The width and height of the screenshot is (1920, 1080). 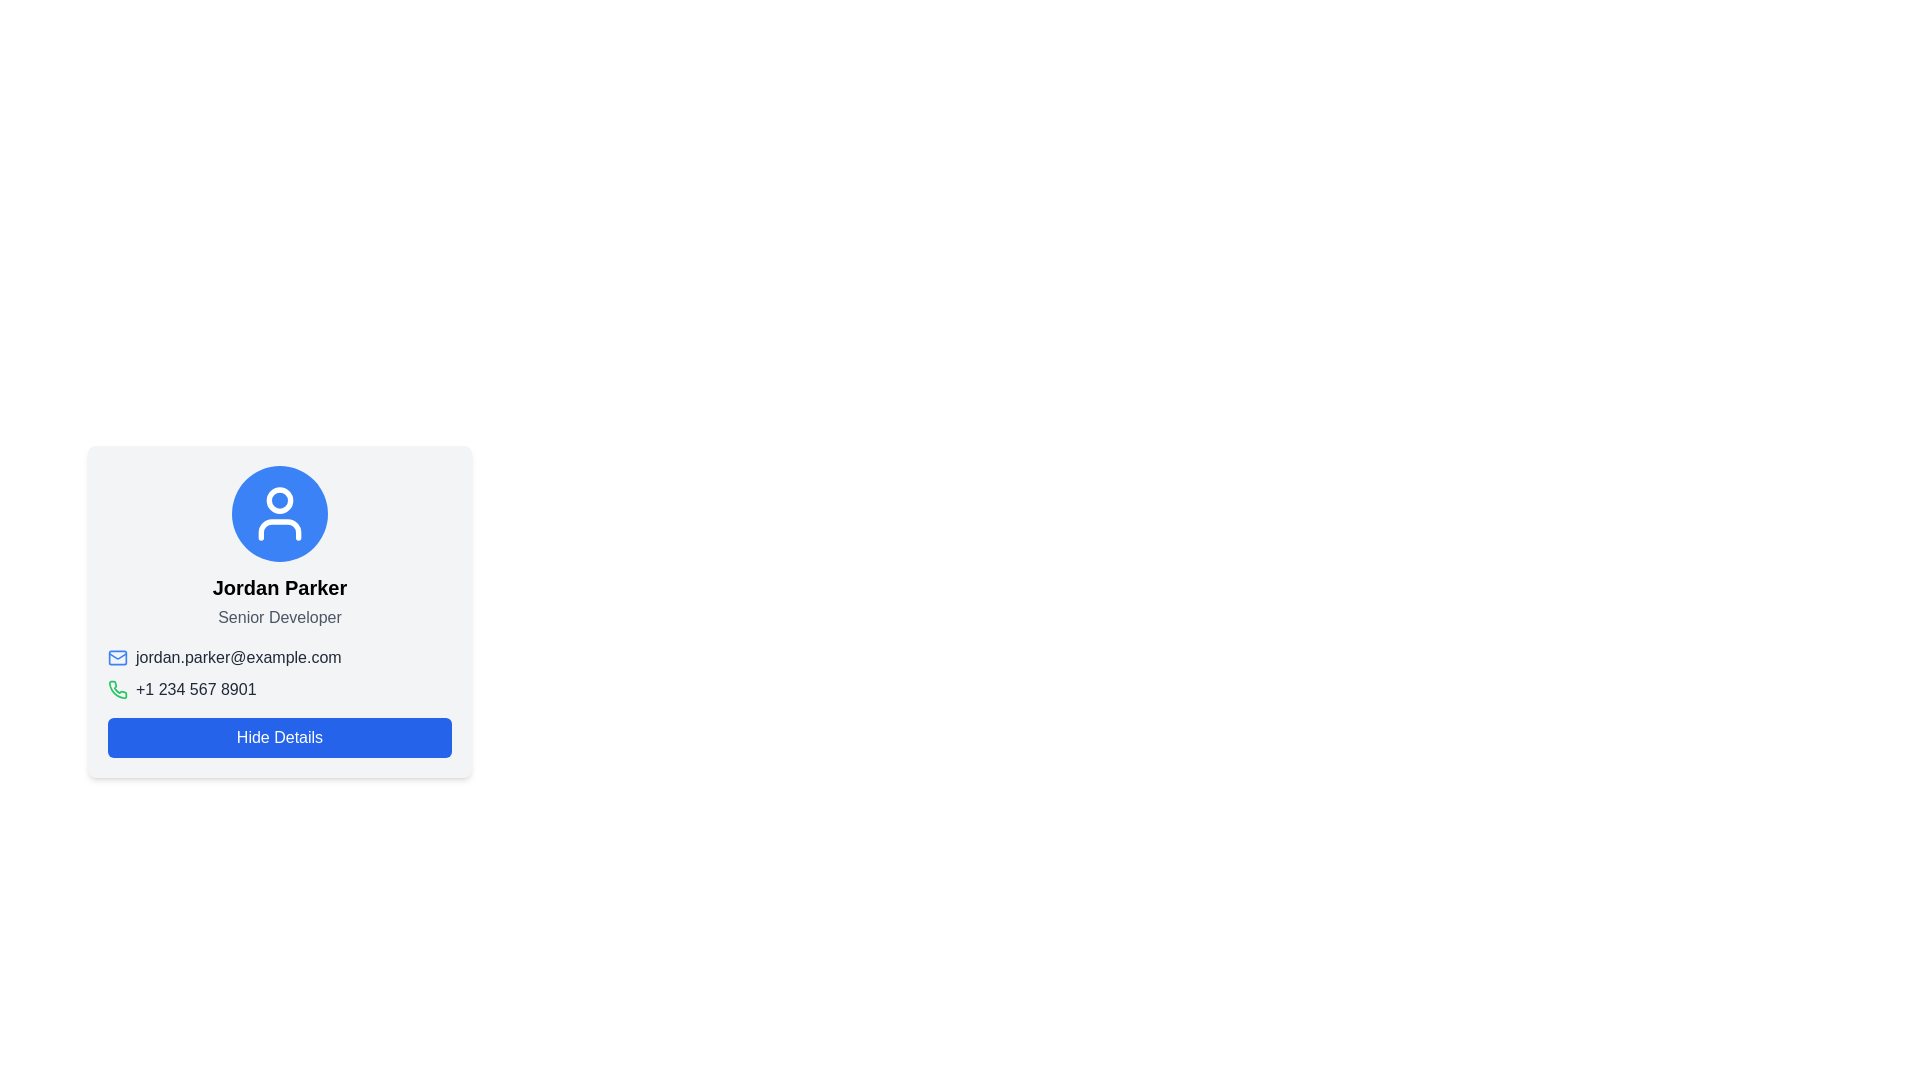 What do you see at coordinates (278, 499) in the screenshot?
I see `the head portion of the avatar graphic, which is centrally positioned in the user card` at bounding box center [278, 499].